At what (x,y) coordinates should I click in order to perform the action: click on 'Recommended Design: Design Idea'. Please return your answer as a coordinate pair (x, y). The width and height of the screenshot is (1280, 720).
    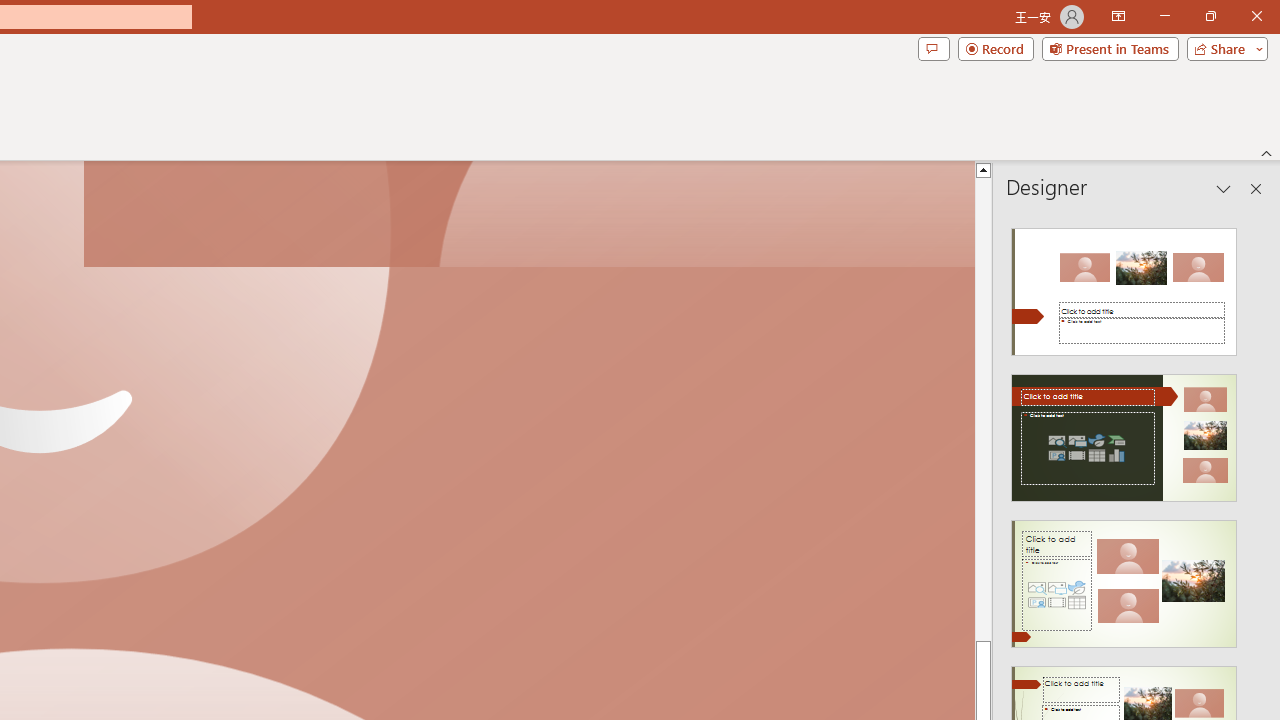
    Looking at the image, I should click on (1124, 286).